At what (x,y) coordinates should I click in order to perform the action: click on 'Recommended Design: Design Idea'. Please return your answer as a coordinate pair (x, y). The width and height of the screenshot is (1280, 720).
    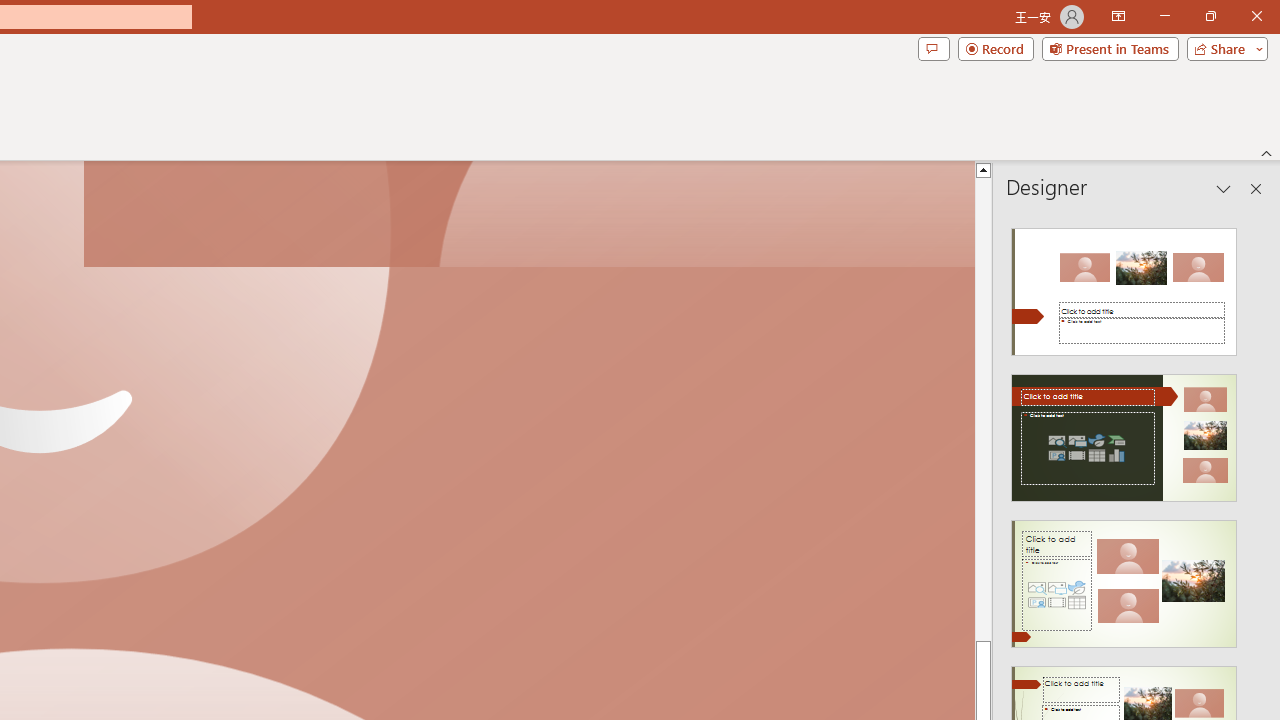
    Looking at the image, I should click on (1124, 286).